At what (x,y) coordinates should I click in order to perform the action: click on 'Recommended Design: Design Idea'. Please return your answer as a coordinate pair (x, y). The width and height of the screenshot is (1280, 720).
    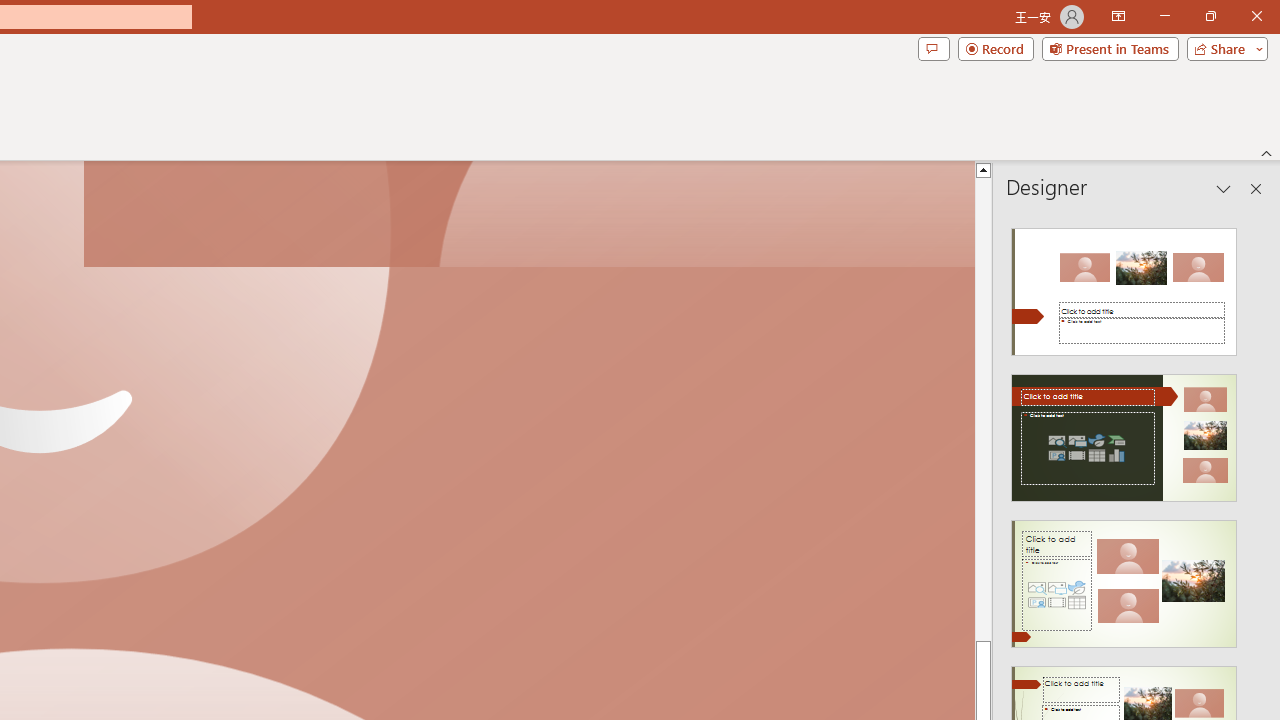
    Looking at the image, I should click on (1124, 286).